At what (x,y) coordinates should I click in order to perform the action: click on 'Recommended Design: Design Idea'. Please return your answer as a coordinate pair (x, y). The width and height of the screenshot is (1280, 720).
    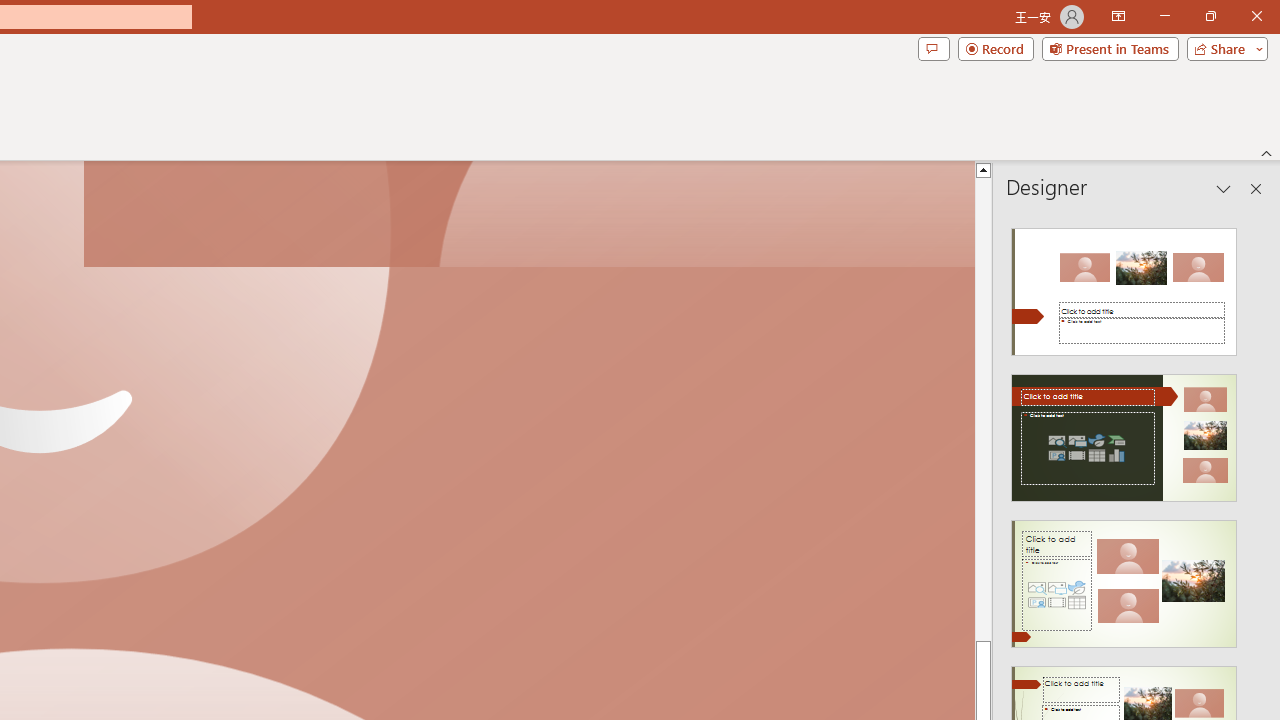
    Looking at the image, I should click on (1124, 286).